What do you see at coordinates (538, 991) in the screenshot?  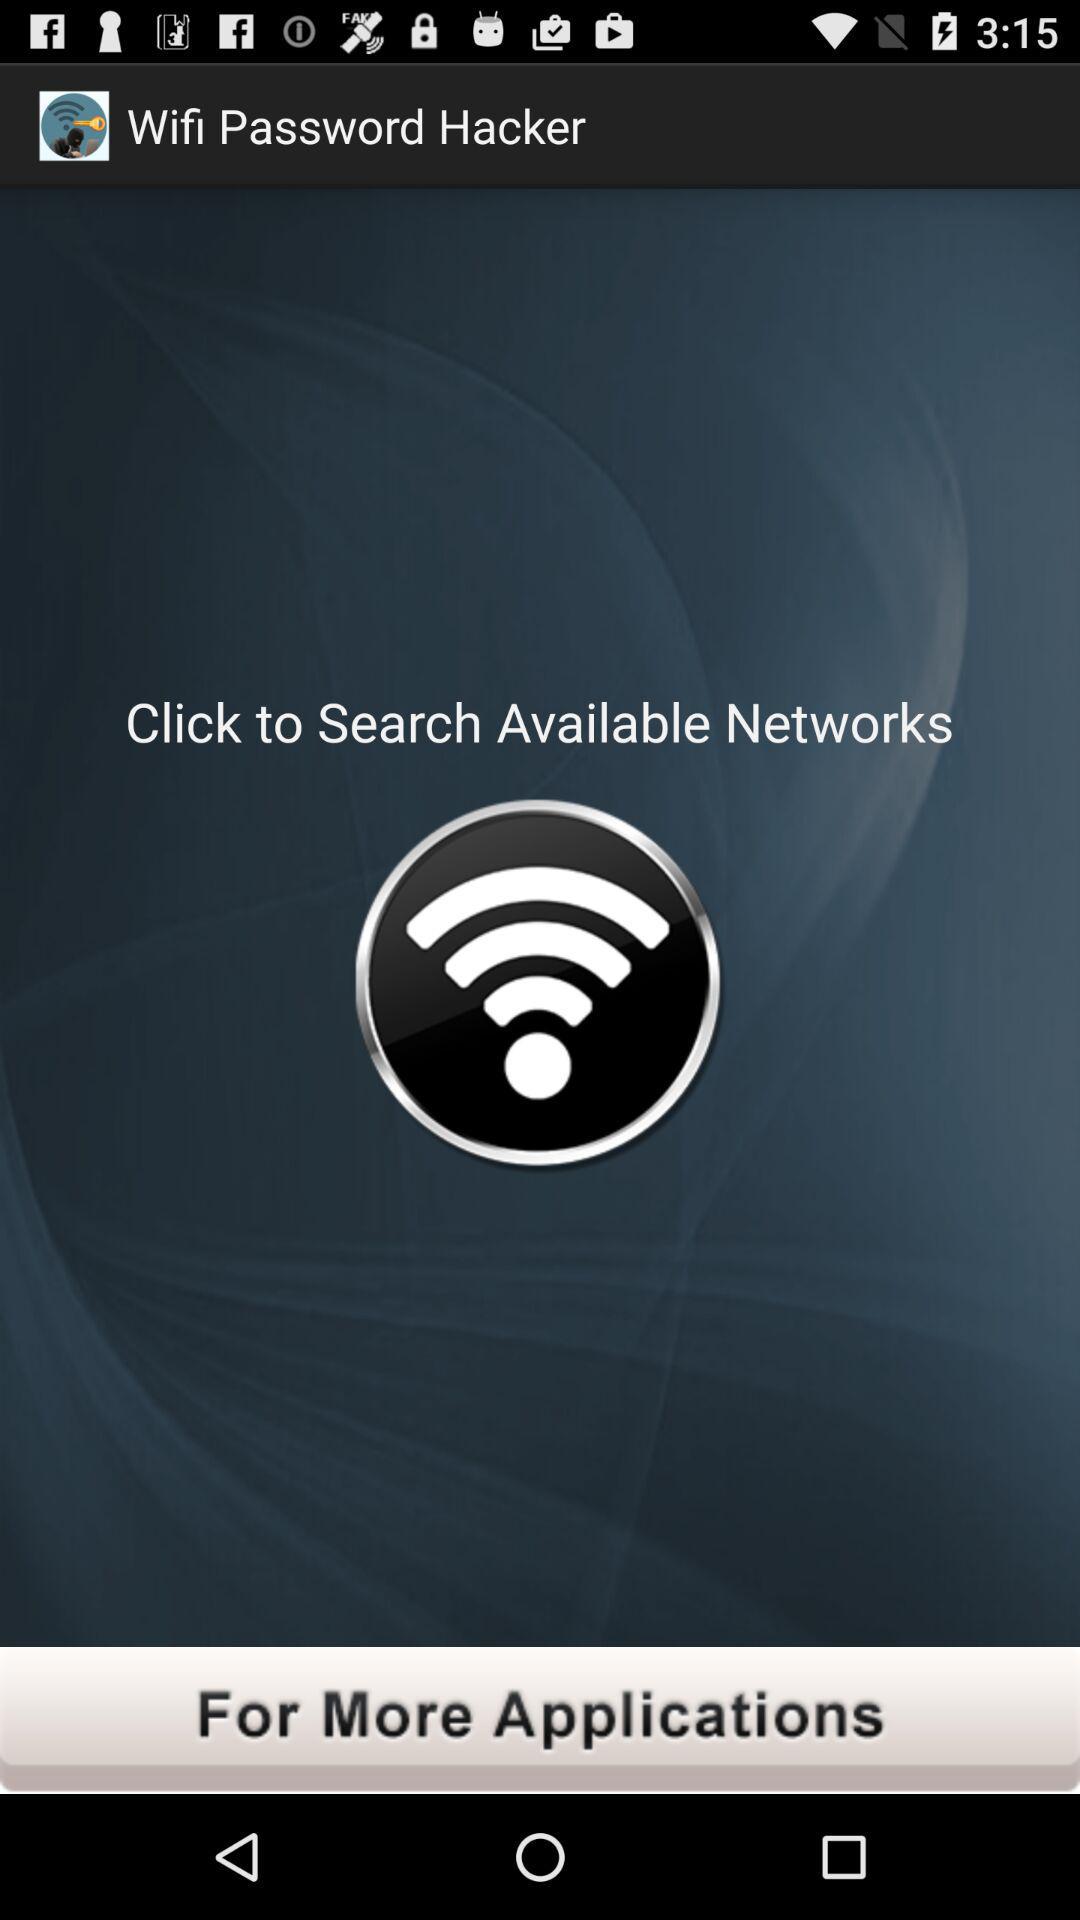 I see `the app below click to search app` at bounding box center [538, 991].